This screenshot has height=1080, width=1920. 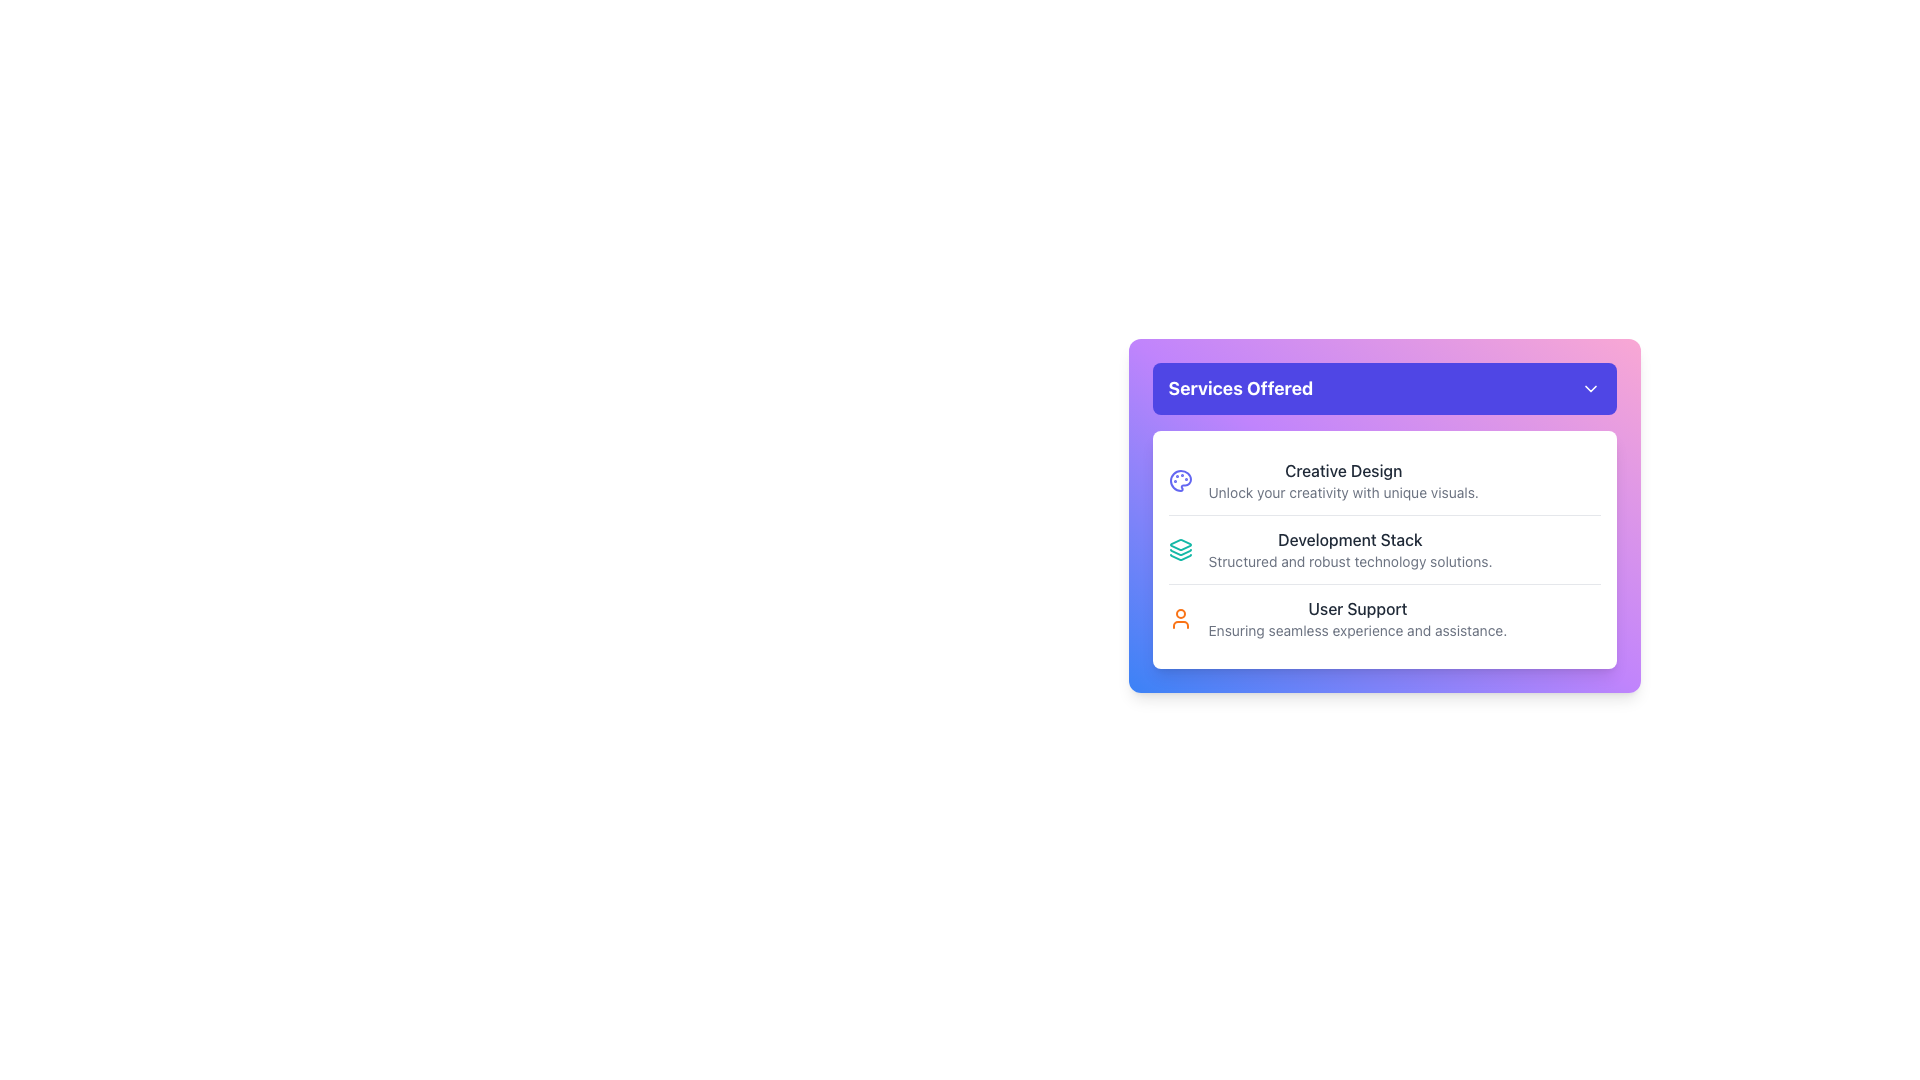 I want to click on the 'Creative Design' service icon, which is the first icon in the list and positioned to the left of the 'Creative Design' text, so click(x=1180, y=481).